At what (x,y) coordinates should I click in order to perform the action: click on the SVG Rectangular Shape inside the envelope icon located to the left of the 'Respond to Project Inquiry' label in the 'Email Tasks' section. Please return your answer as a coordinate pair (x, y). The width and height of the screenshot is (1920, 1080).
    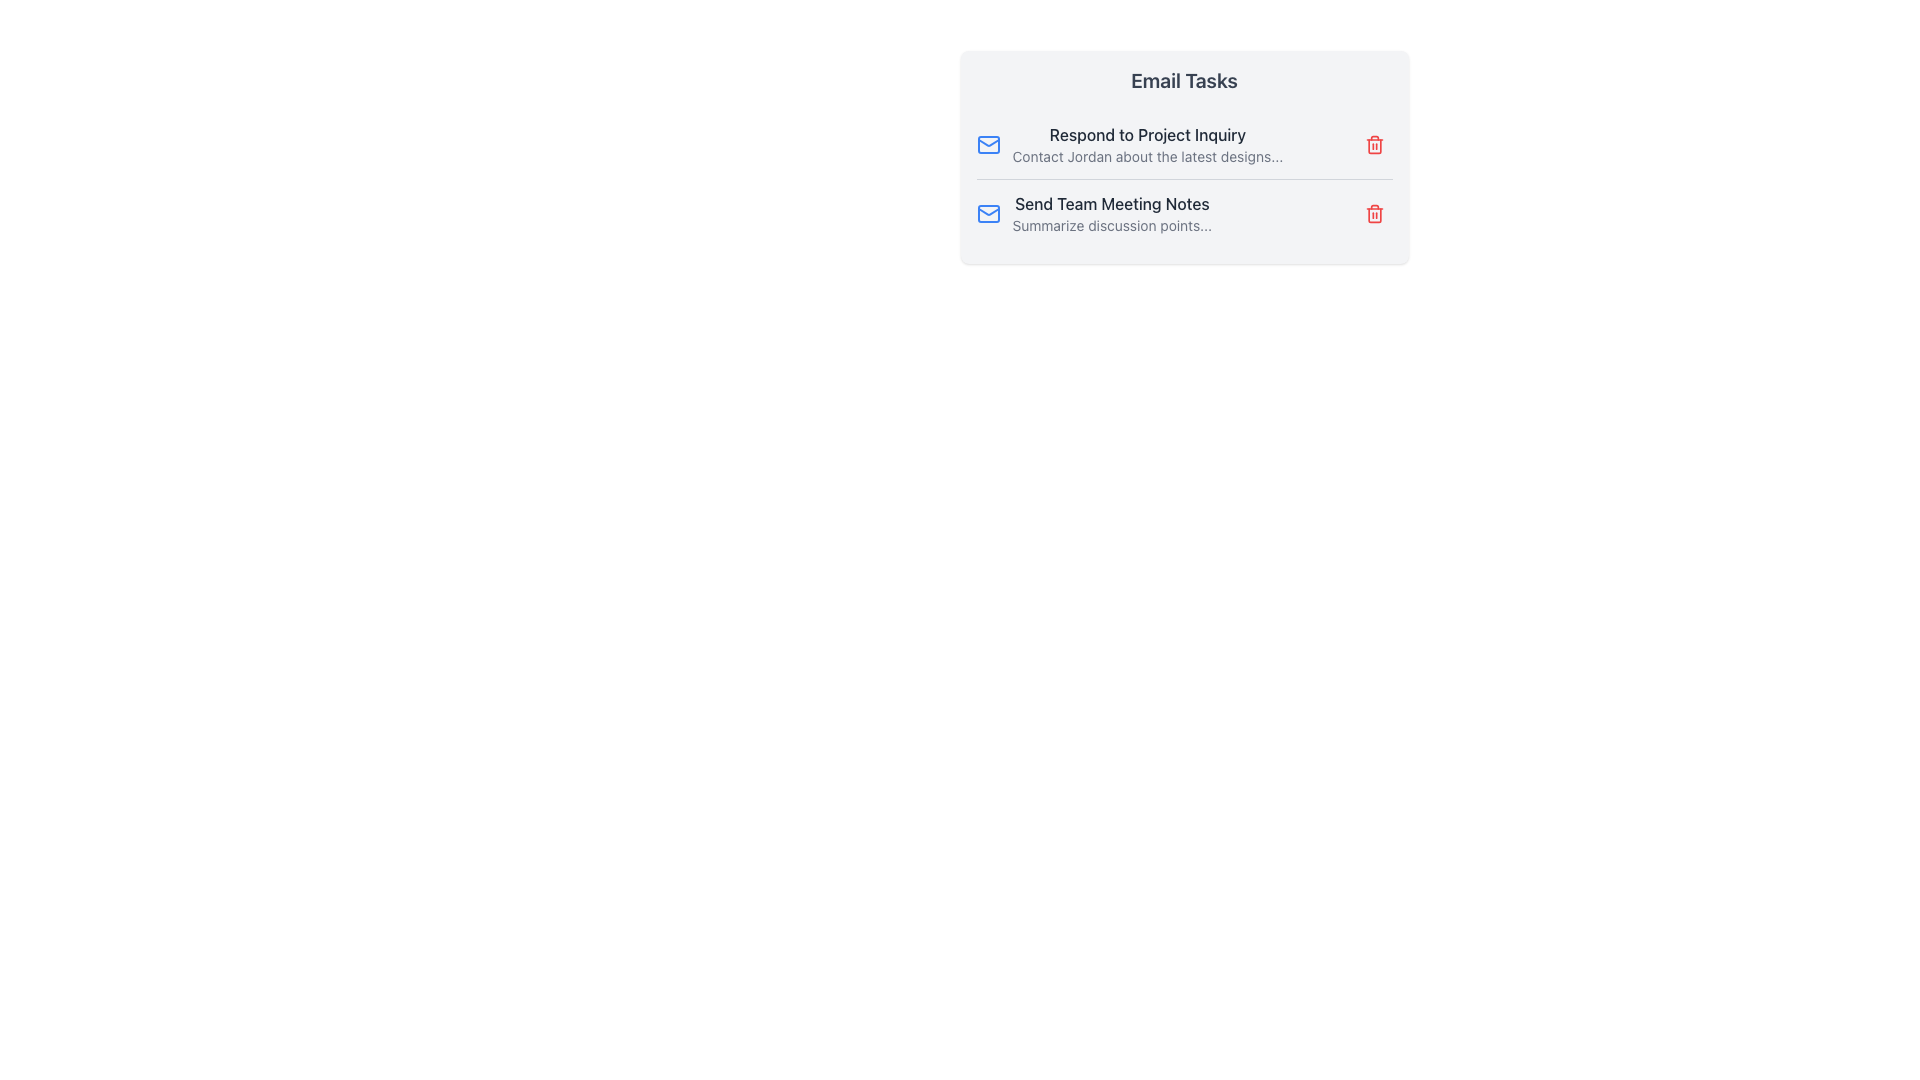
    Looking at the image, I should click on (988, 144).